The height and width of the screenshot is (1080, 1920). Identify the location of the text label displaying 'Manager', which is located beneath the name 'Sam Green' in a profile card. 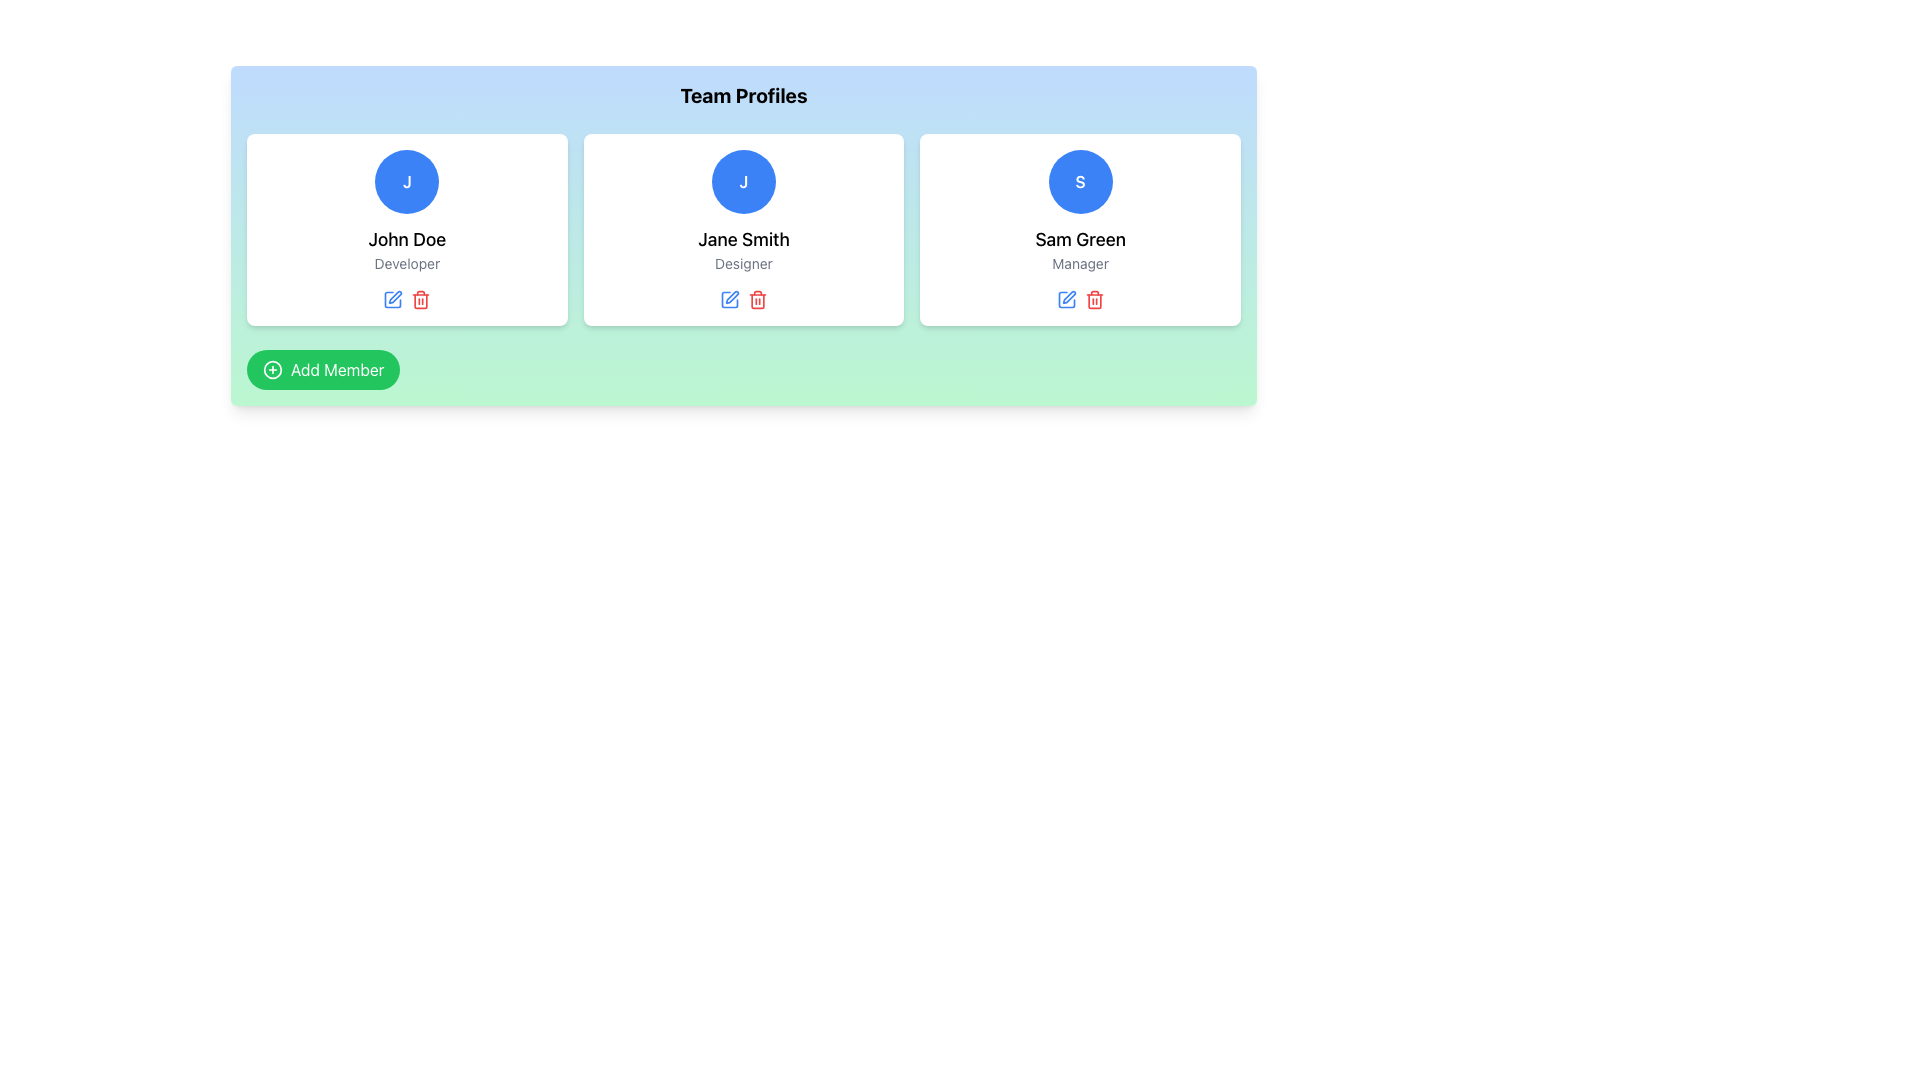
(1079, 262).